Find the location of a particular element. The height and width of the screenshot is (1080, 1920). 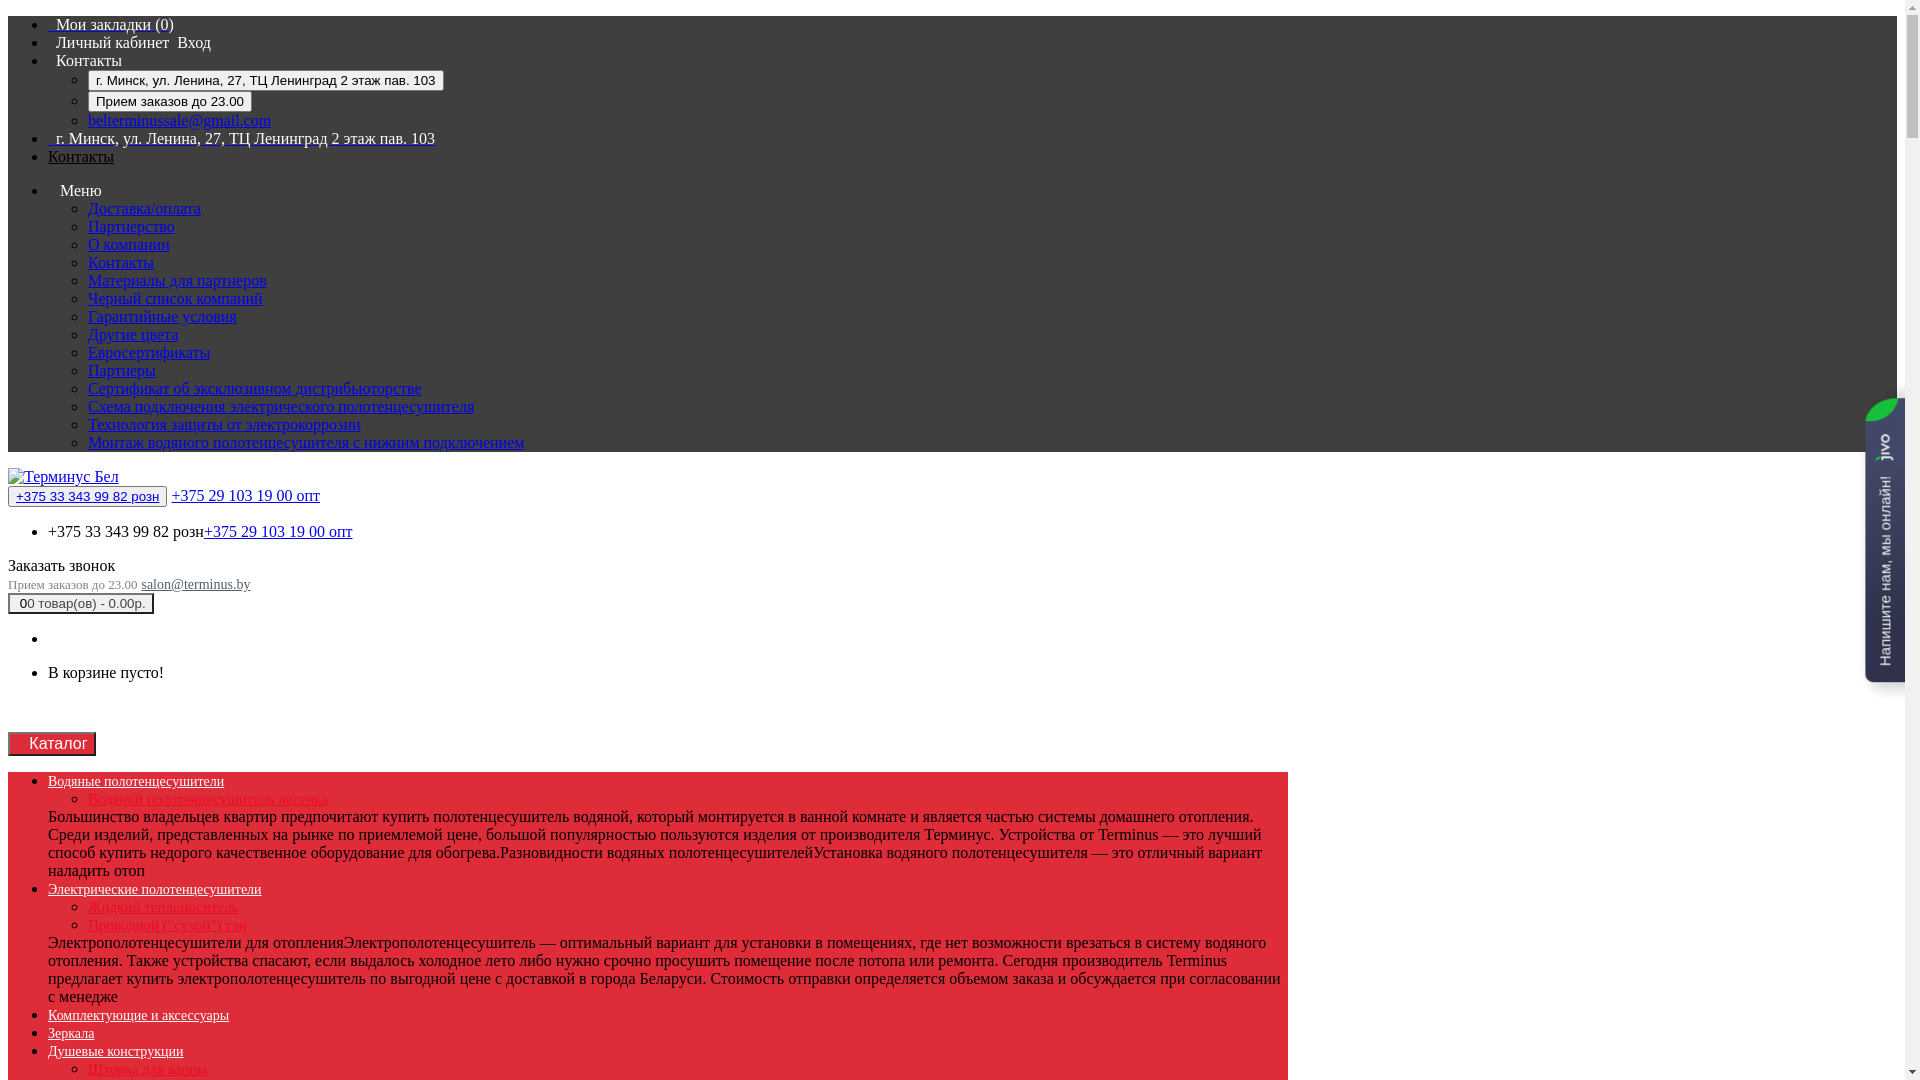

'belterminussale@gmail.com' is located at coordinates (179, 120).